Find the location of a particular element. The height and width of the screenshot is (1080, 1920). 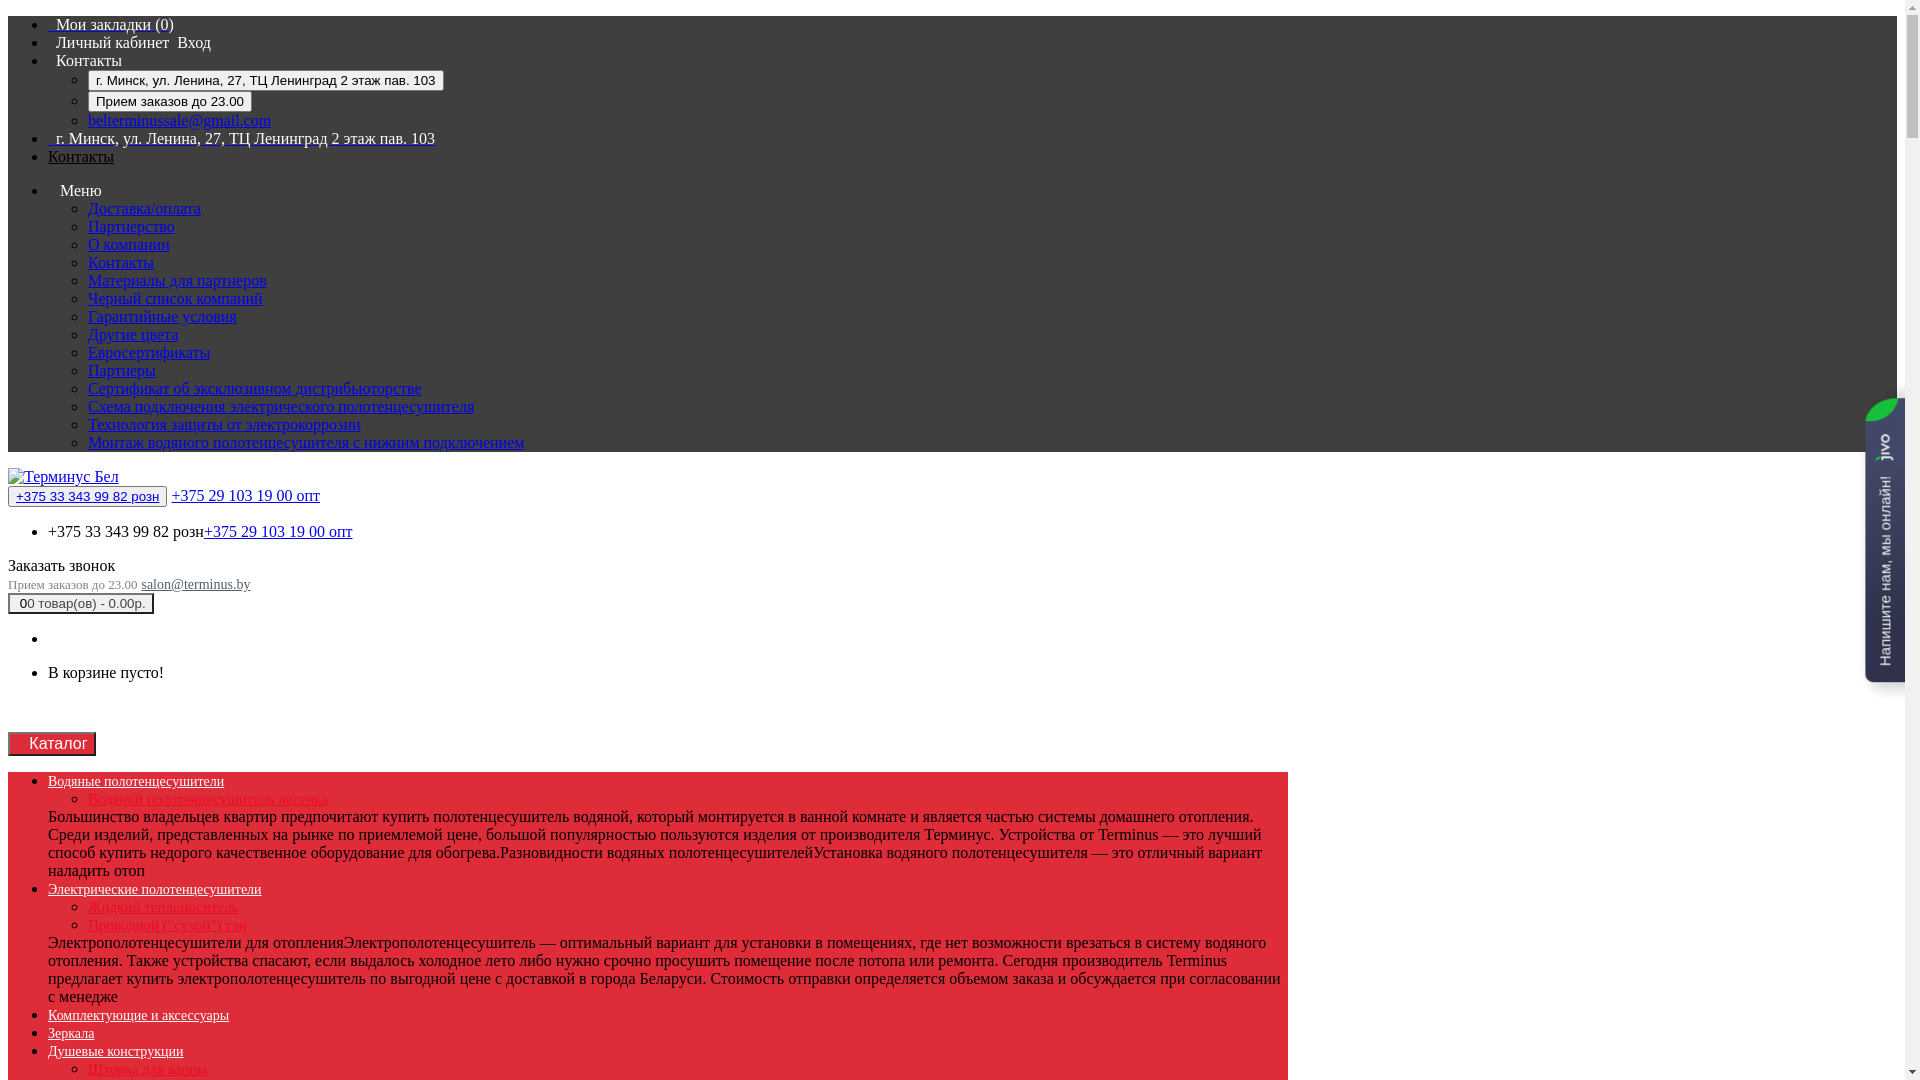

'belterminussale@gmail.com' is located at coordinates (179, 120).